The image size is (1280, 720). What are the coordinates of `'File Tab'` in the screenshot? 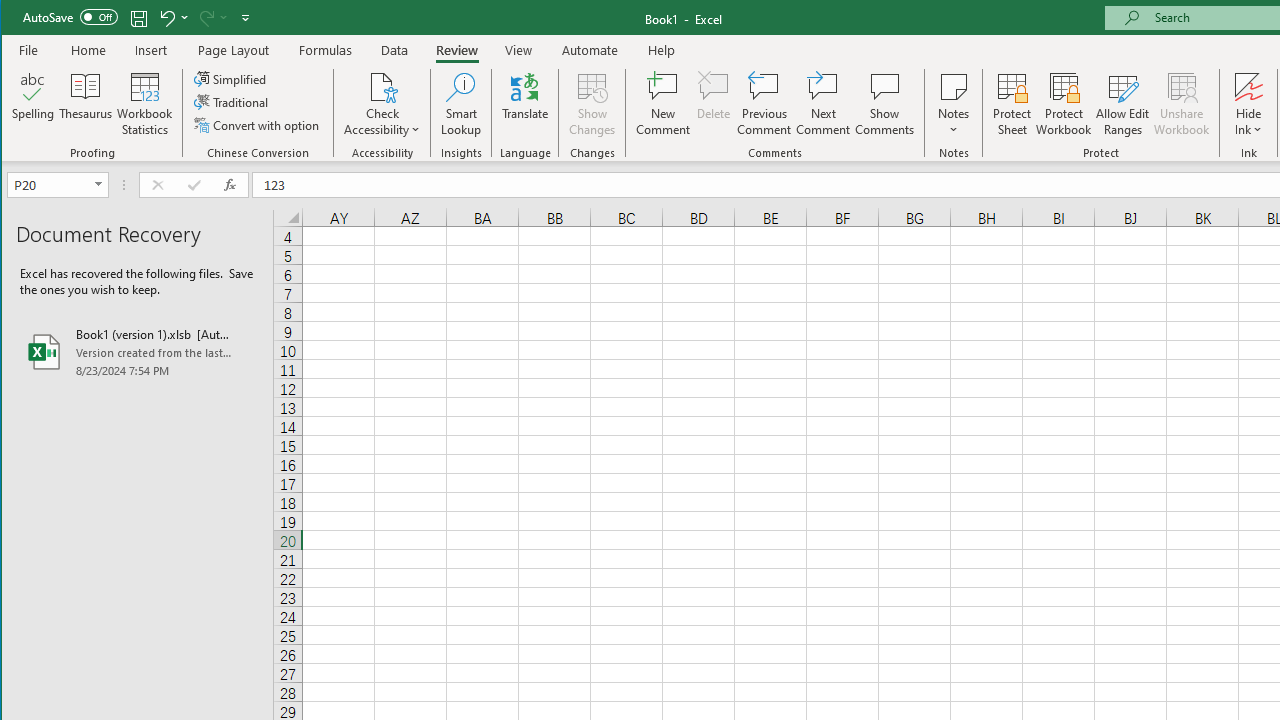 It's located at (29, 49).